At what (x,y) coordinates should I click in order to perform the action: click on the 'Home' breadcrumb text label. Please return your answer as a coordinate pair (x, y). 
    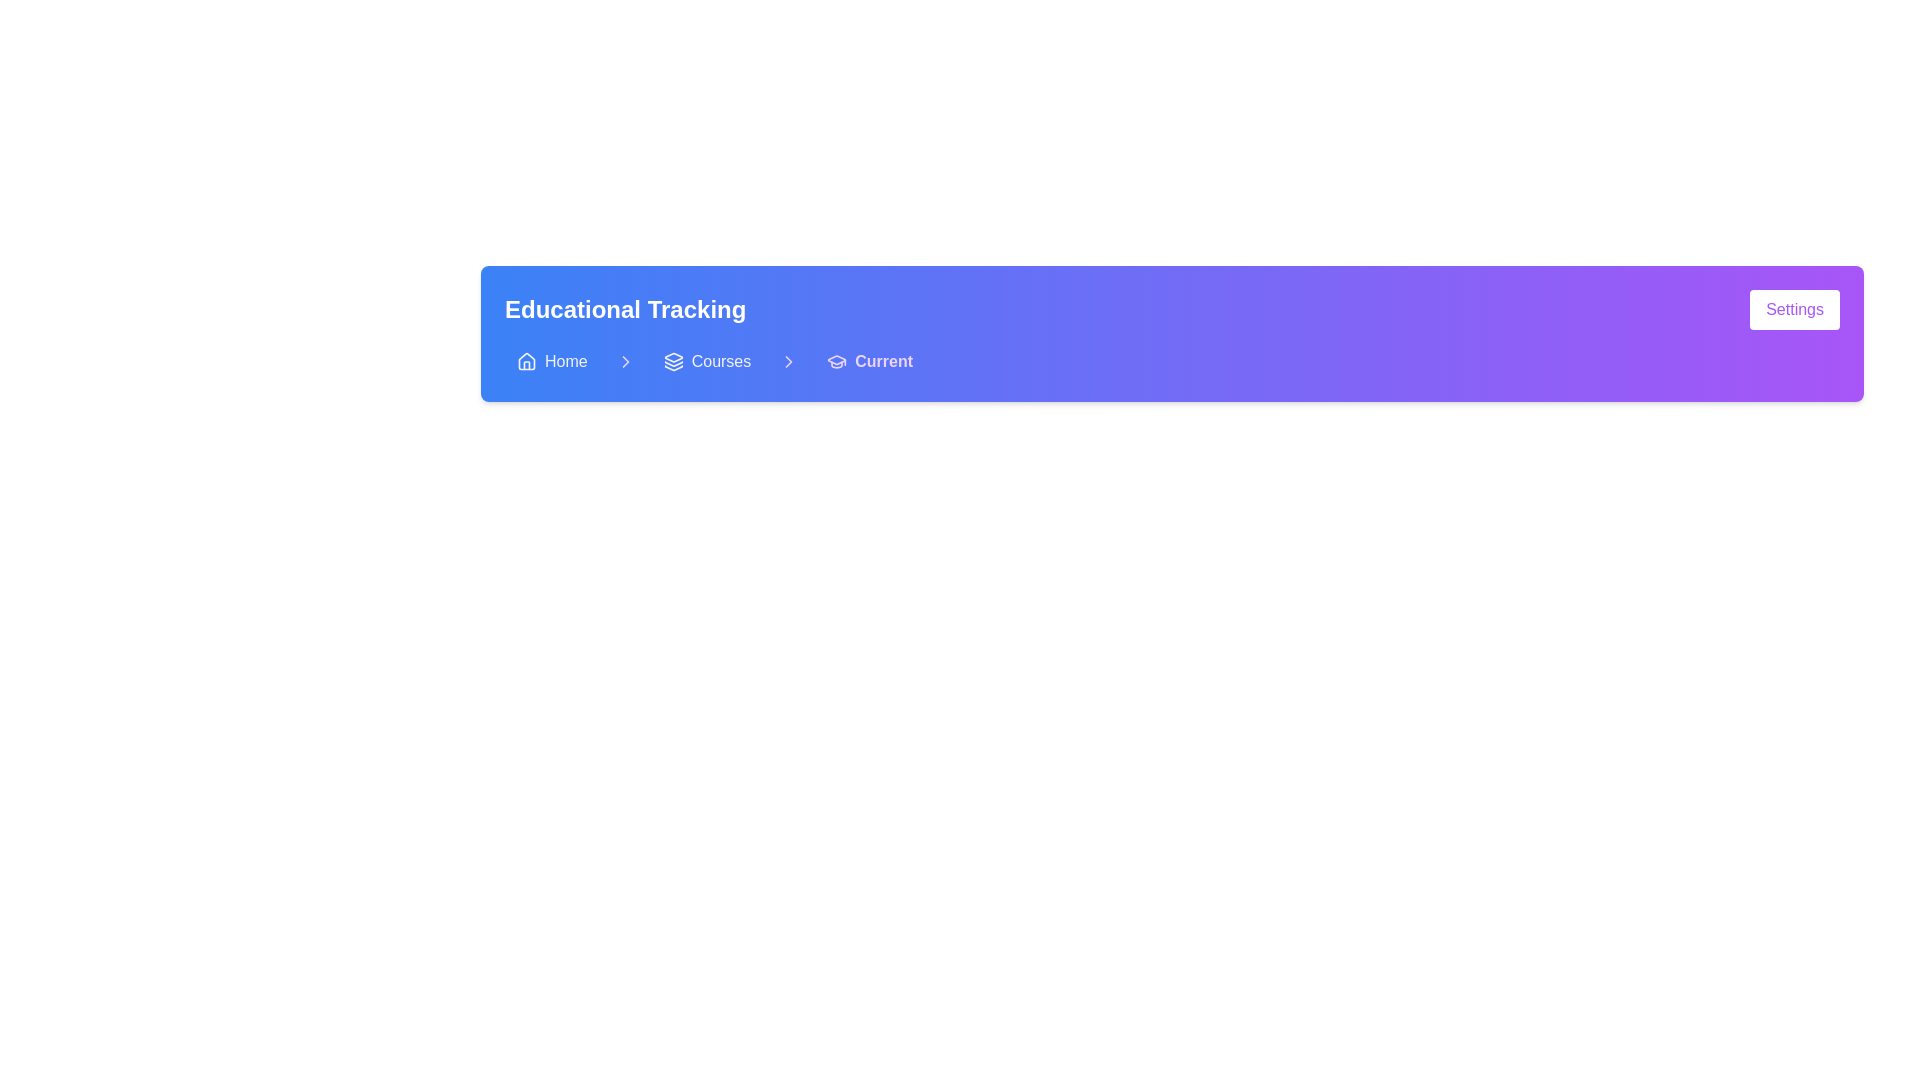
    Looking at the image, I should click on (565, 362).